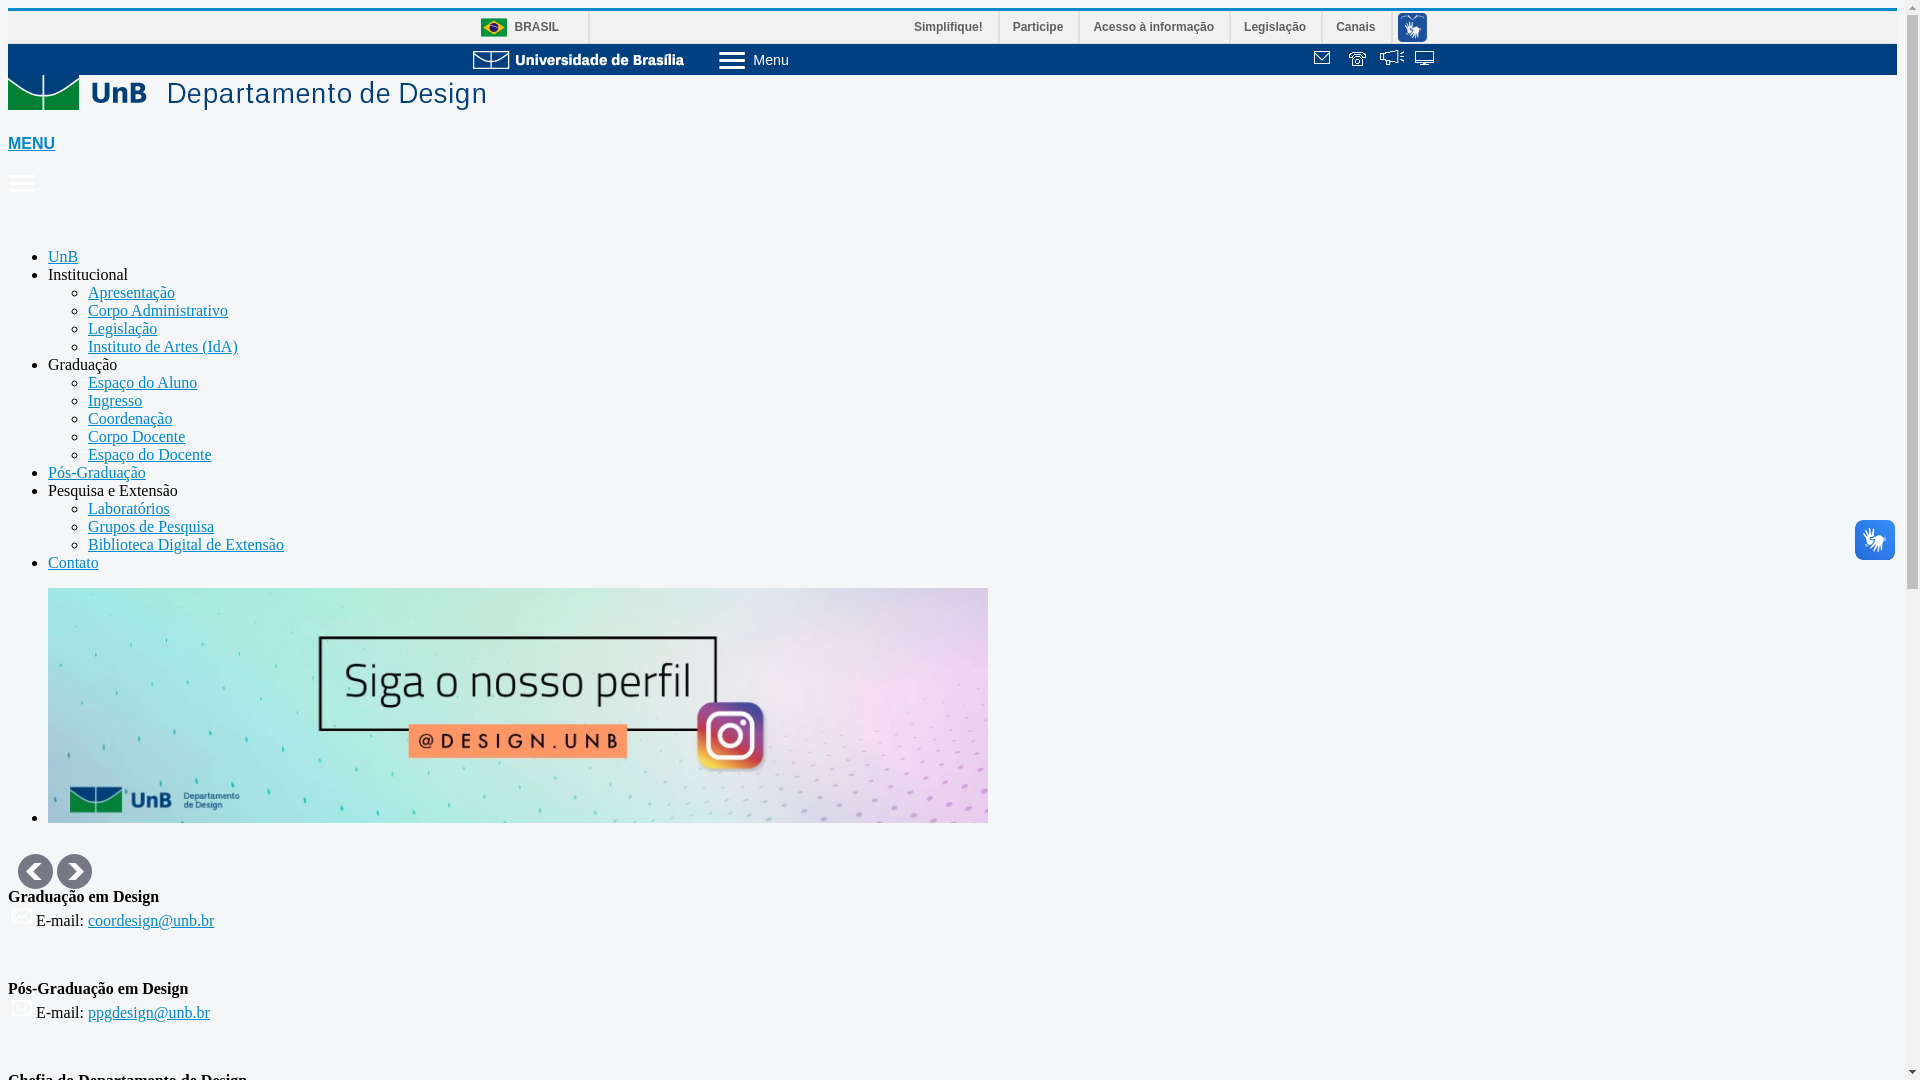 The height and width of the screenshot is (1080, 1920). I want to click on ' ', so click(1324, 59).